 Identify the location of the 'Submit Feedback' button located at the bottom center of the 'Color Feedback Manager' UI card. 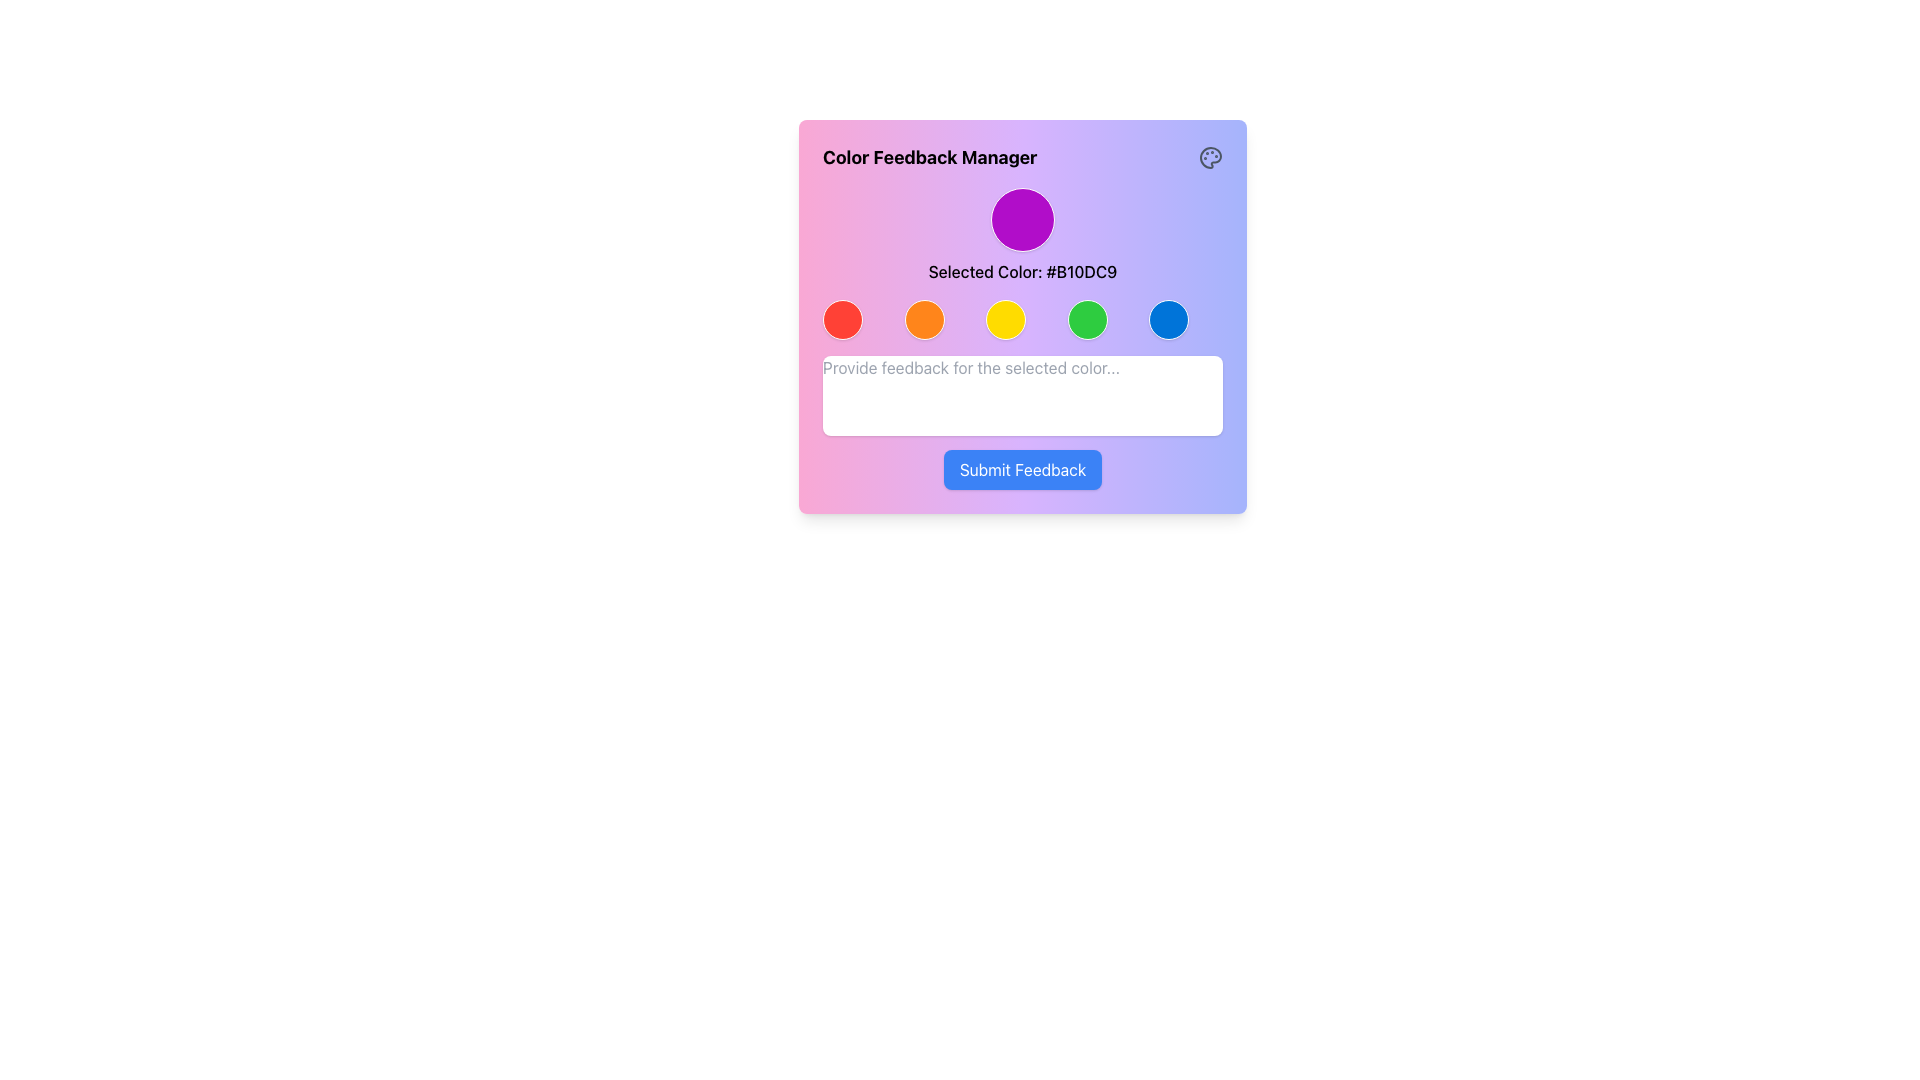
(1022, 470).